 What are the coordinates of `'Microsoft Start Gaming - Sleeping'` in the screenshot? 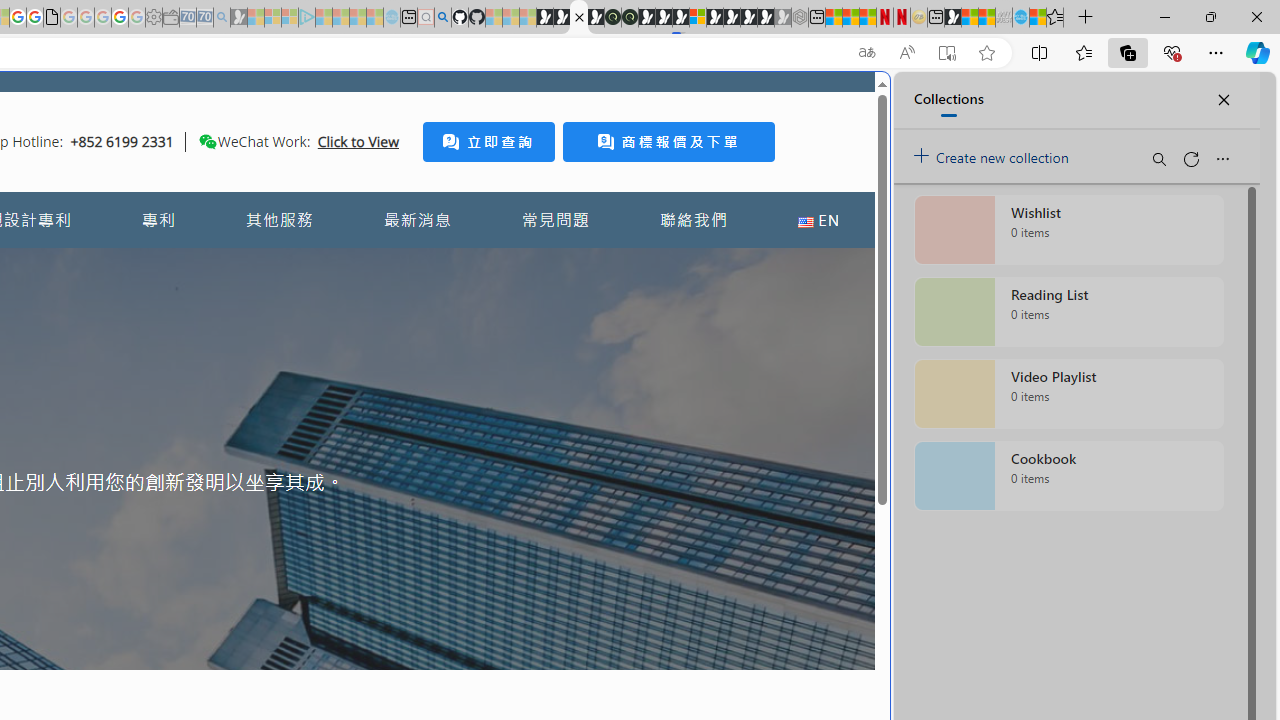 It's located at (238, 17).